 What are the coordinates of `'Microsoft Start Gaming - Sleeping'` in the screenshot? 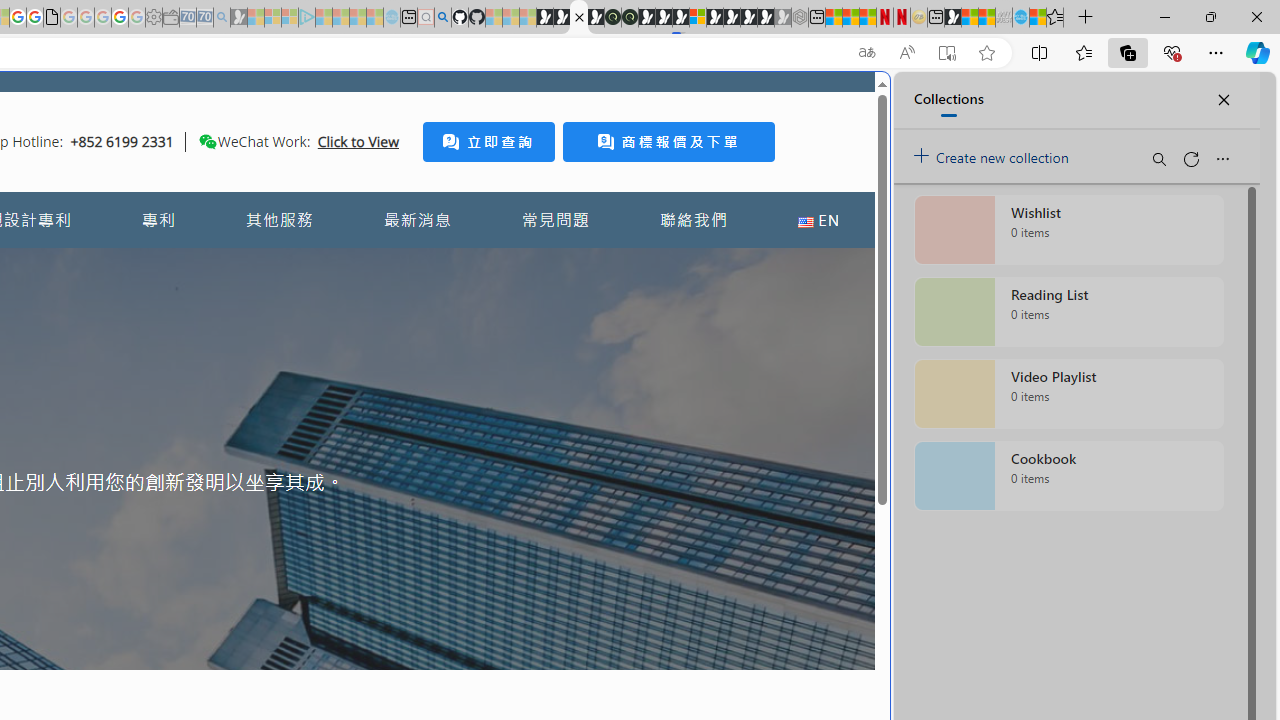 It's located at (238, 17).